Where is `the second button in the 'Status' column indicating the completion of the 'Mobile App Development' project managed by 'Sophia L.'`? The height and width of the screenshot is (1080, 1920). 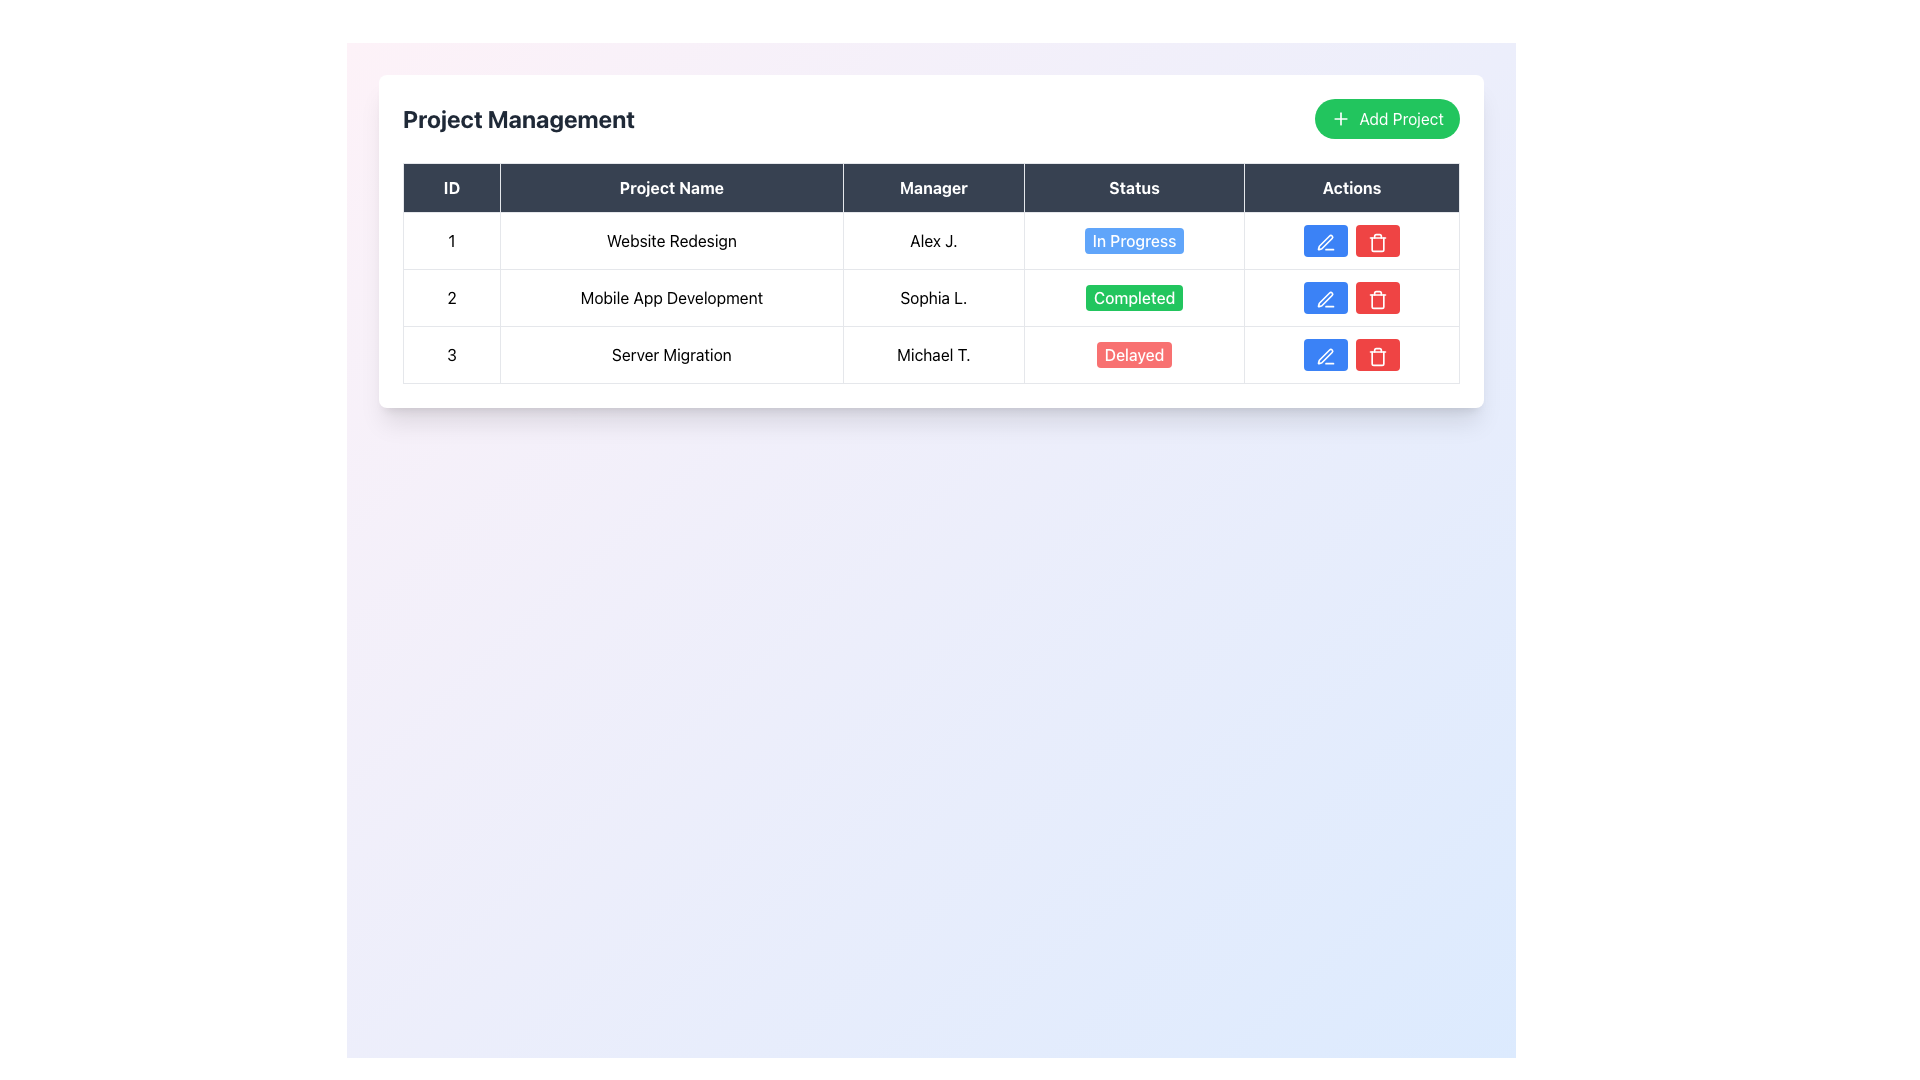
the second button in the 'Status' column indicating the completion of the 'Mobile App Development' project managed by 'Sophia L.' is located at coordinates (1134, 297).